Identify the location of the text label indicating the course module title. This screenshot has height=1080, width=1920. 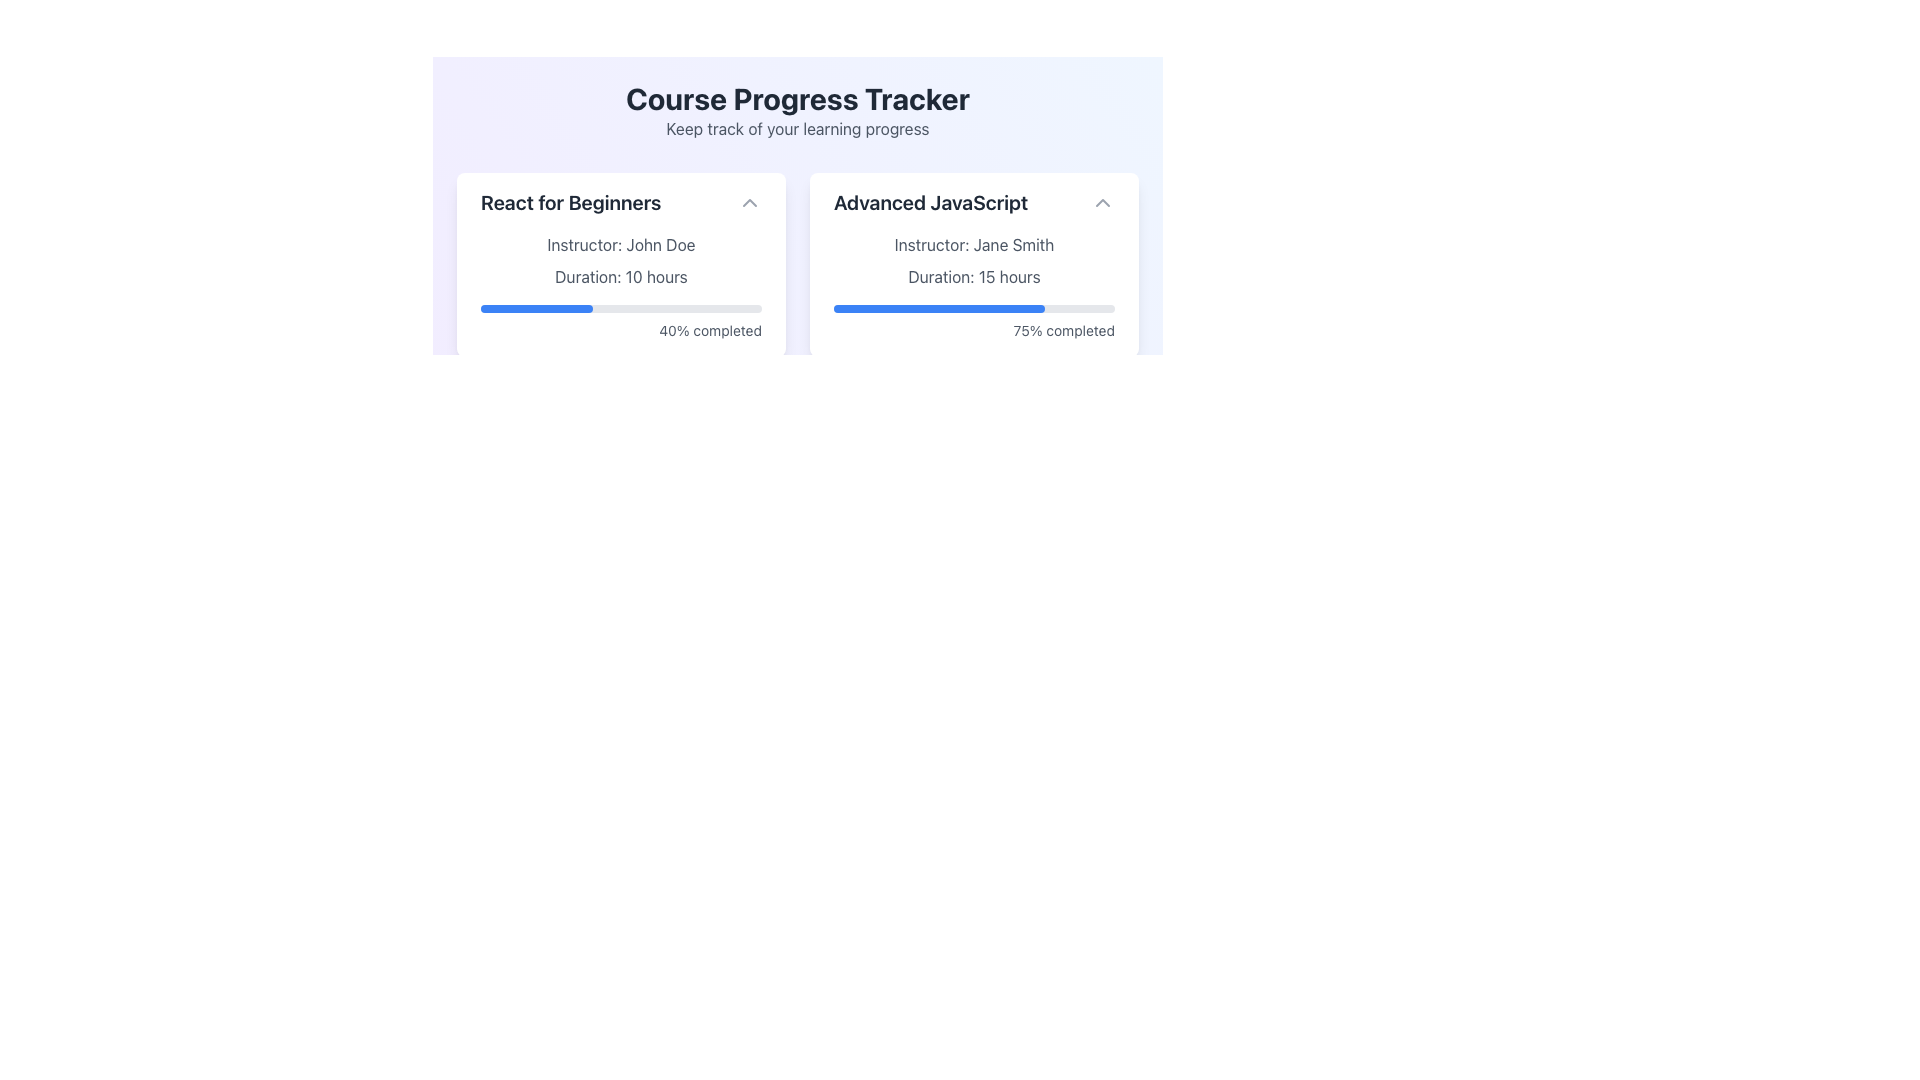
(620, 203).